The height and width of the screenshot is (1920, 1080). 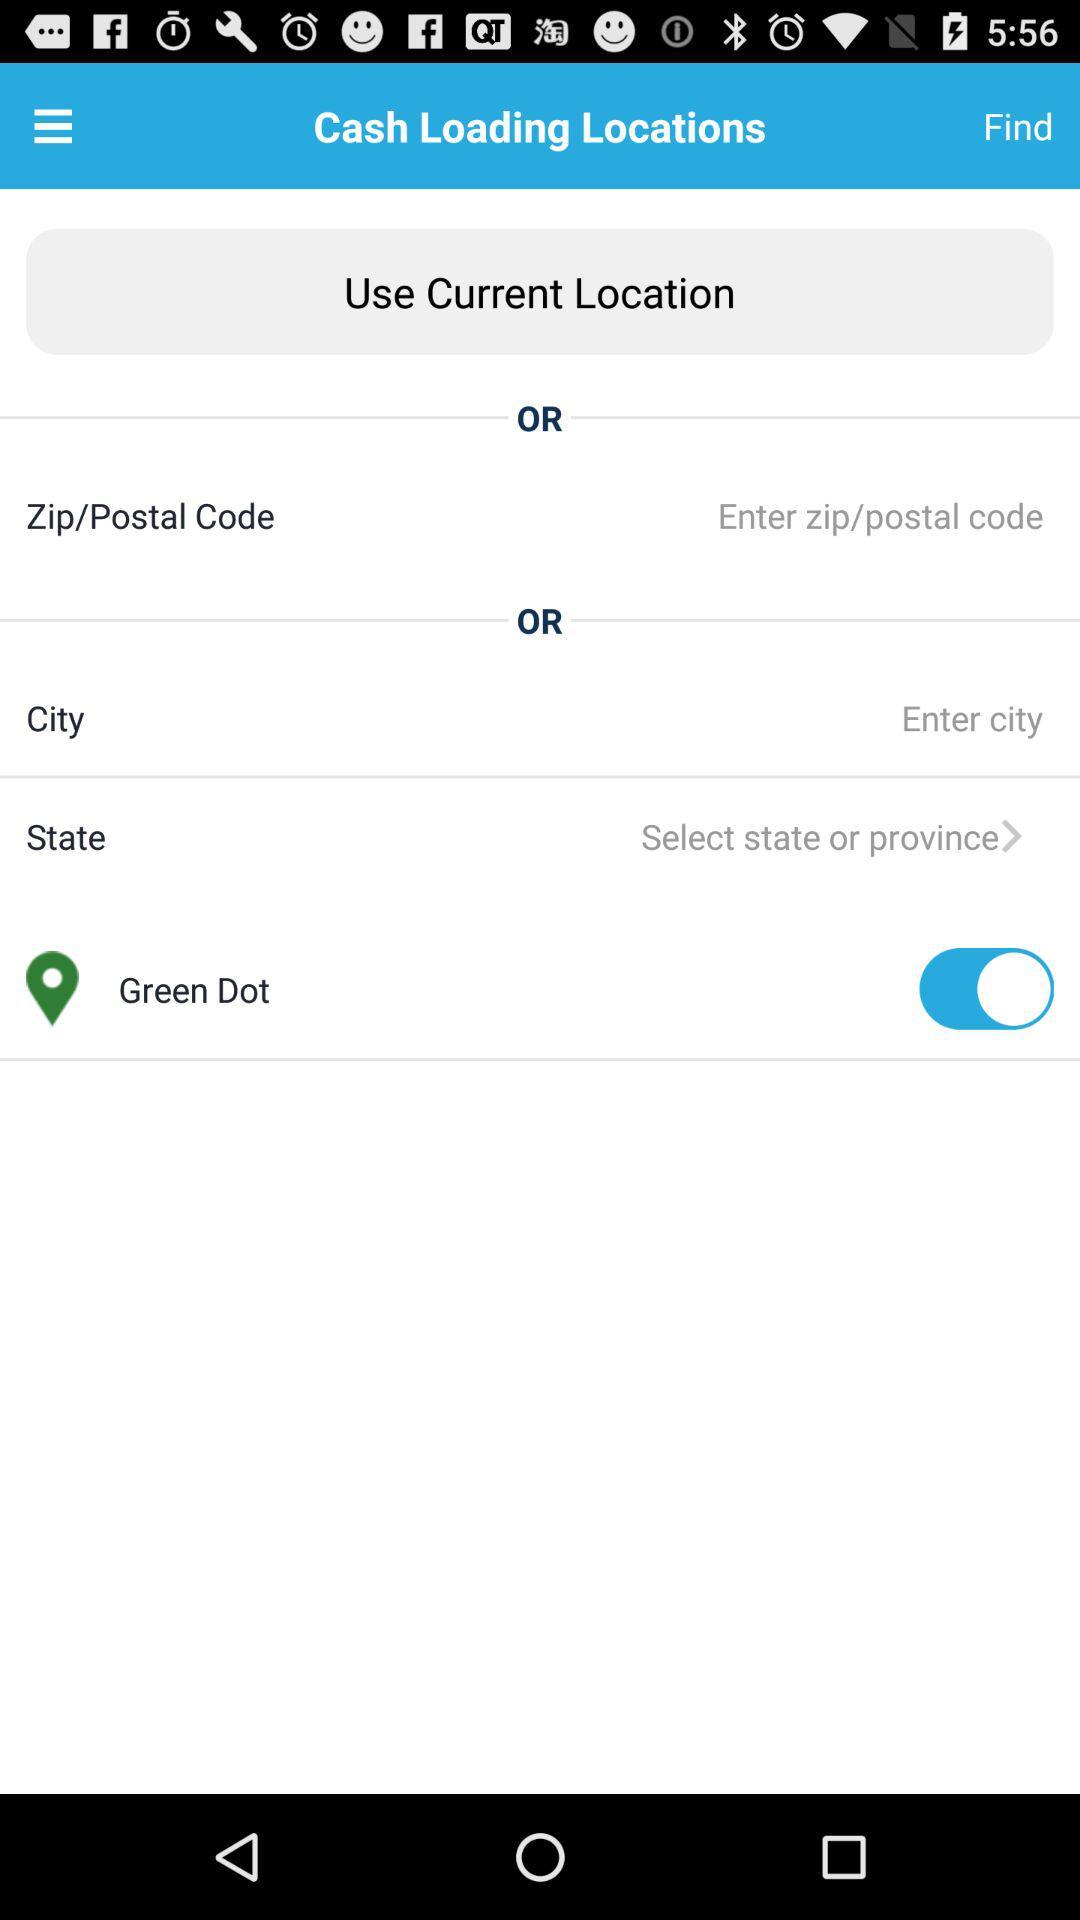 What do you see at coordinates (52, 124) in the screenshot?
I see `icon above use current location` at bounding box center [52, 124].